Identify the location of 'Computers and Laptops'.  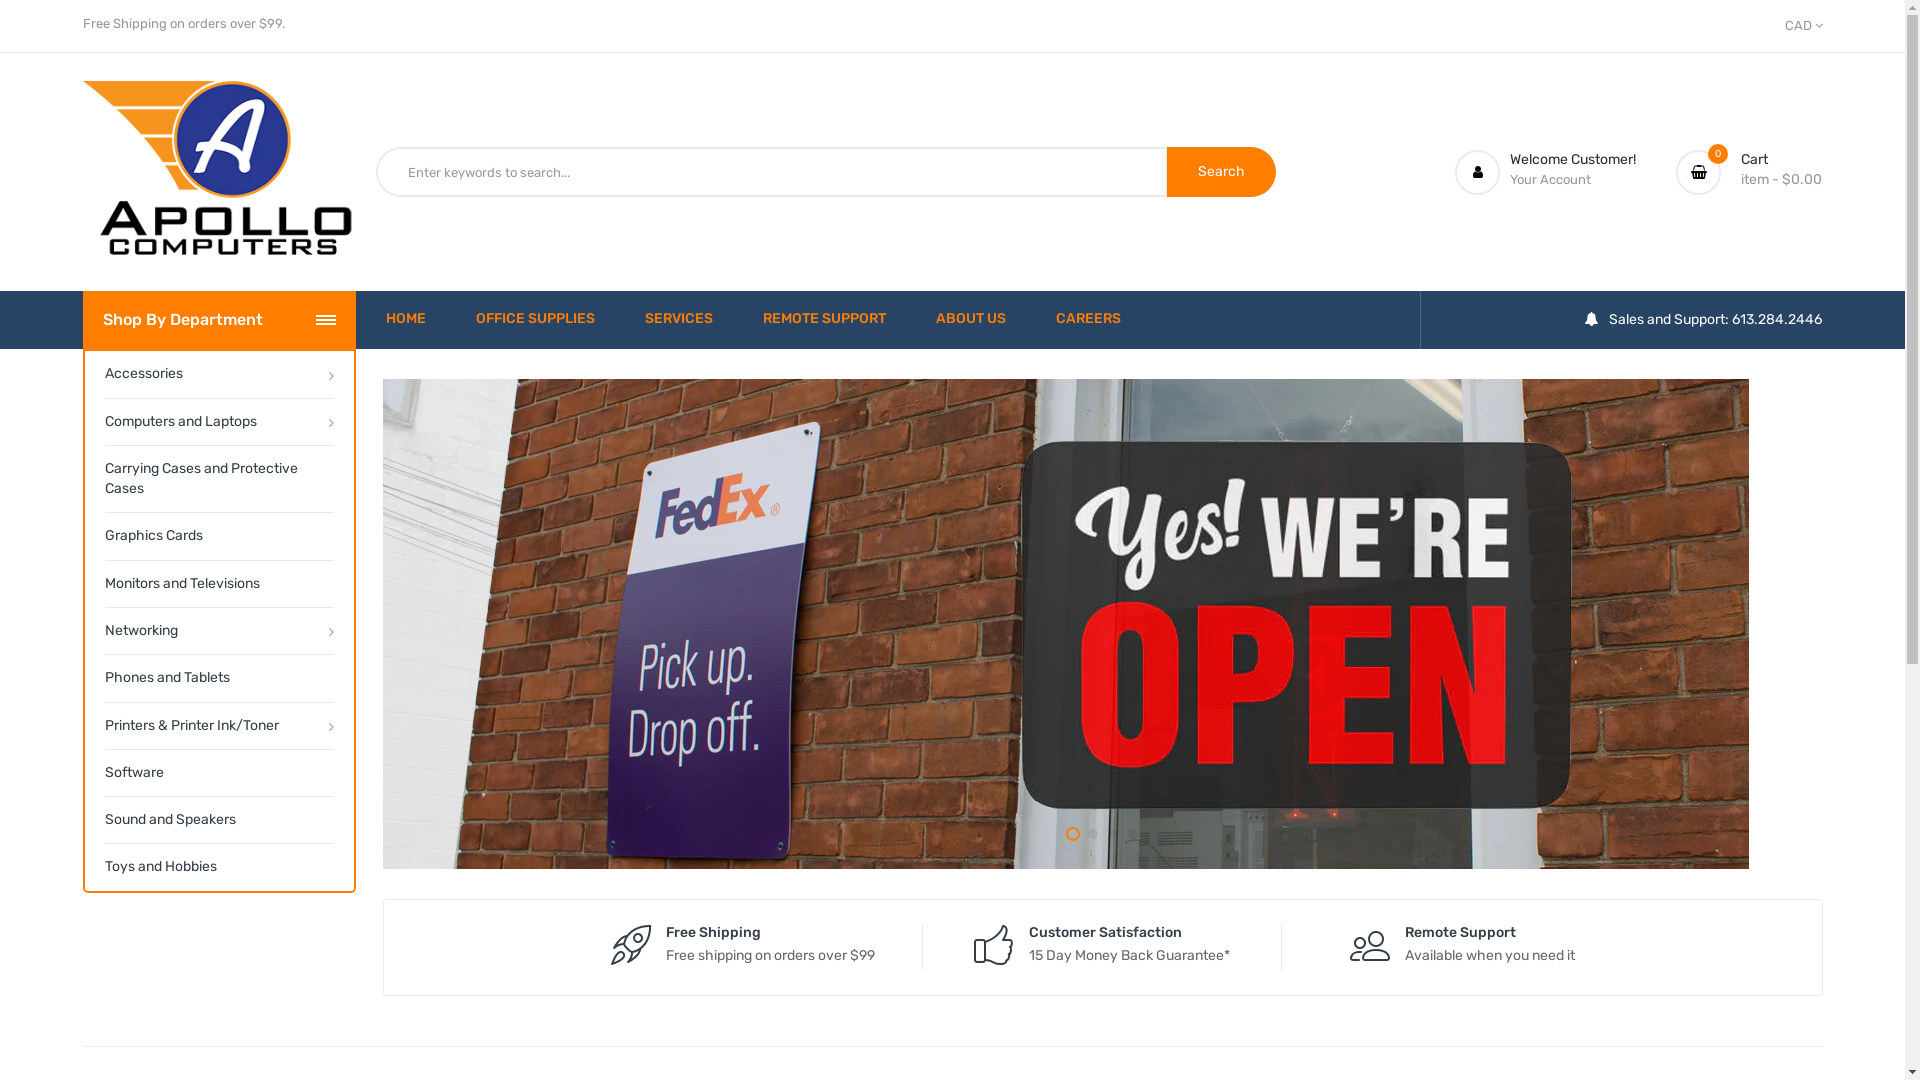
(218, 420).